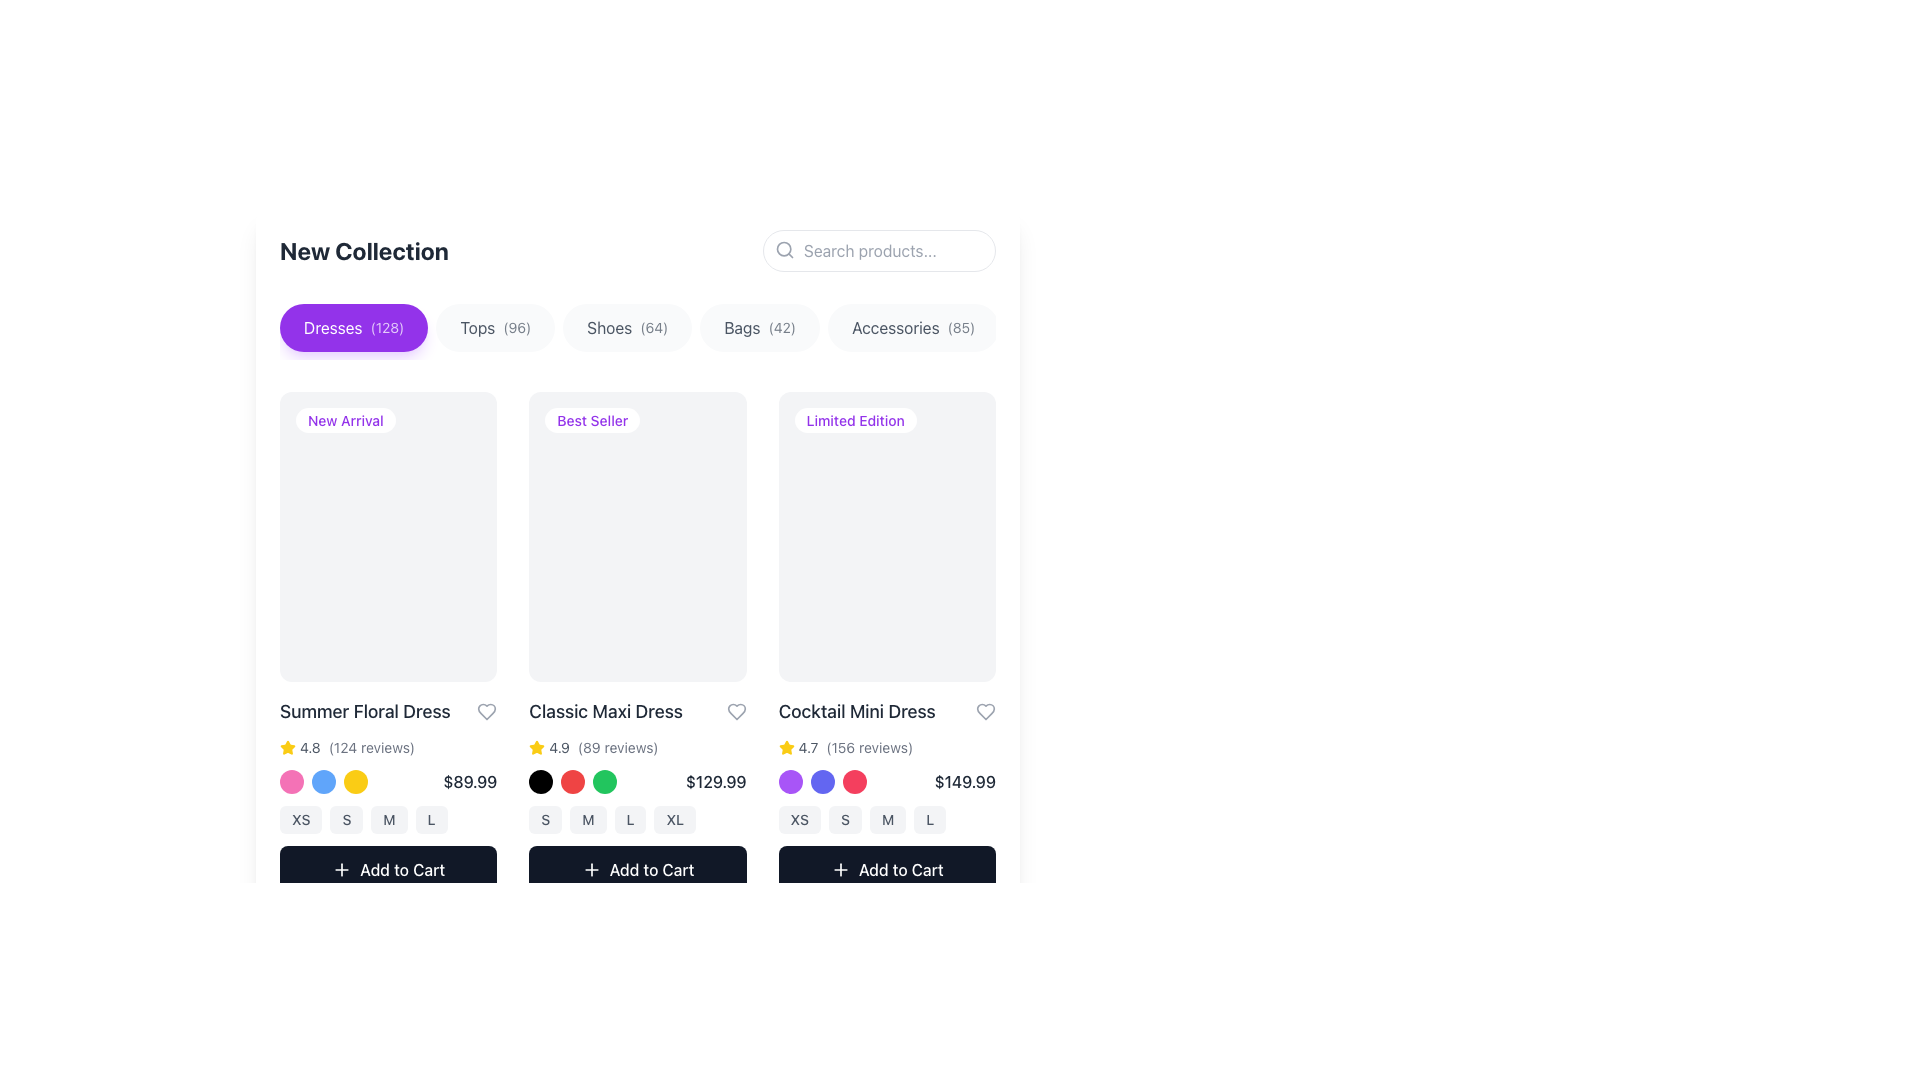 The width and height of the screenshot is (1920, 1080). Describe the element at coordinates (430, 819) in the screenshot. I see `the size selection button labeled 'L', which is the fourth button in a horizontal list of size options under the product card` at that location.